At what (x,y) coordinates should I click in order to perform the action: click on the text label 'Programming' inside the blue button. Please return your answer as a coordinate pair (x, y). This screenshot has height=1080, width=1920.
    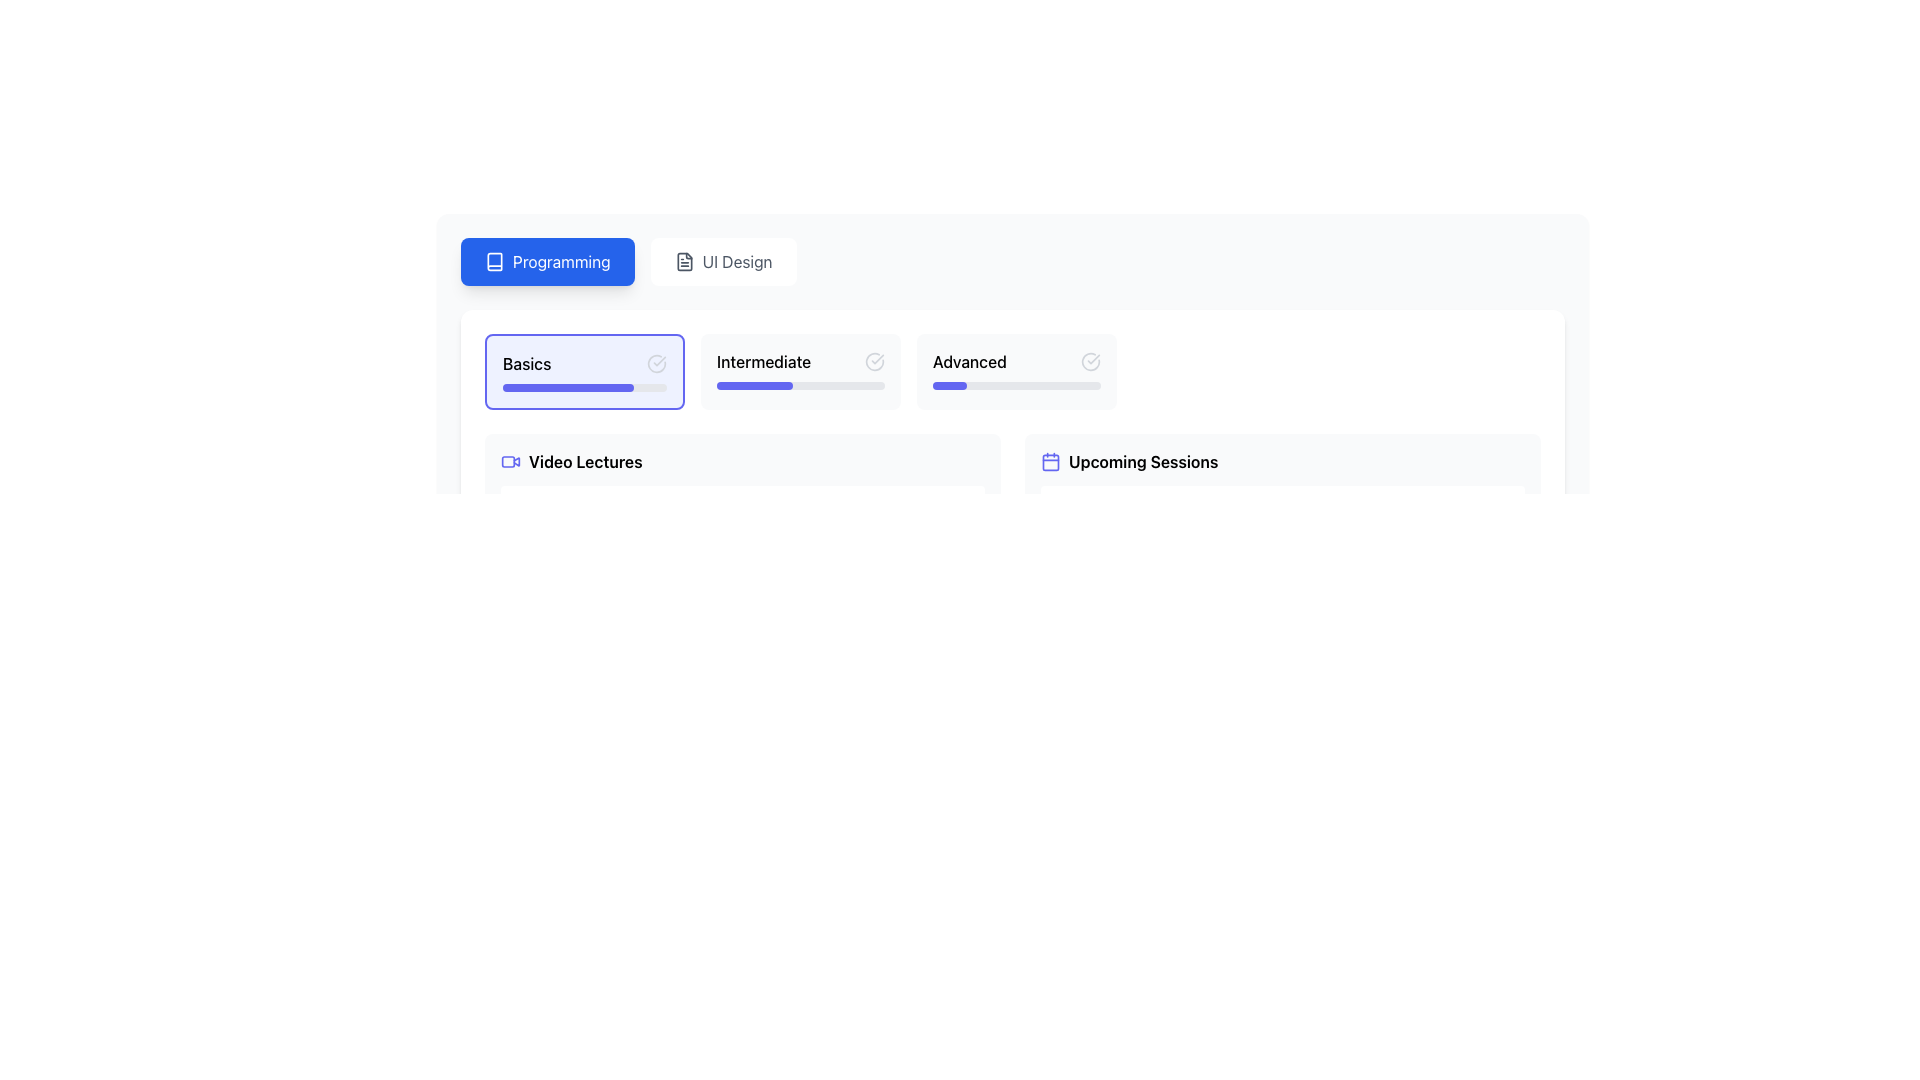
    Looking at the image, I should click on (560, 261).